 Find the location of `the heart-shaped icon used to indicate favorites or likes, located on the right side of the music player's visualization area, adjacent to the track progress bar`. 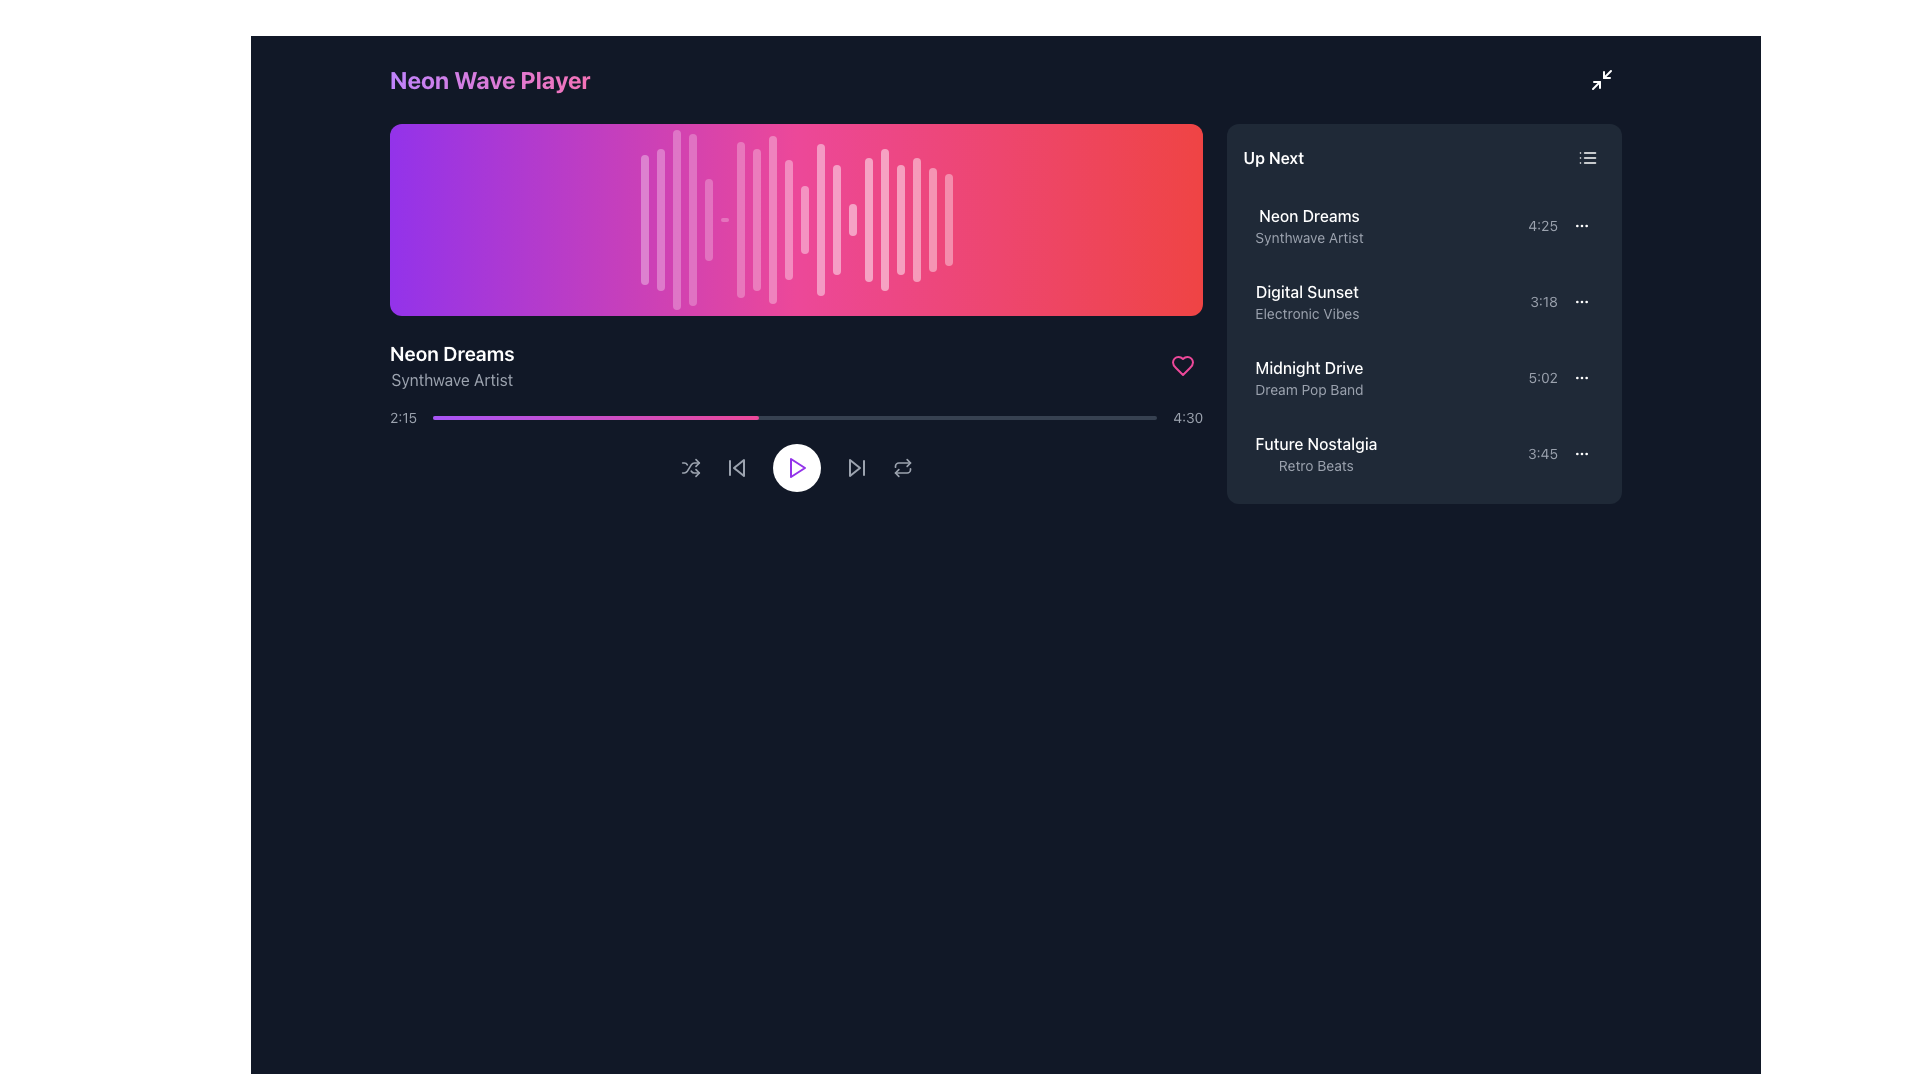

the heart-shaped icon used to indicate favorites or likes, located on the right side of the music player's visualization area, adjacent to the track progress bar is located at coordinates (1183, 366).